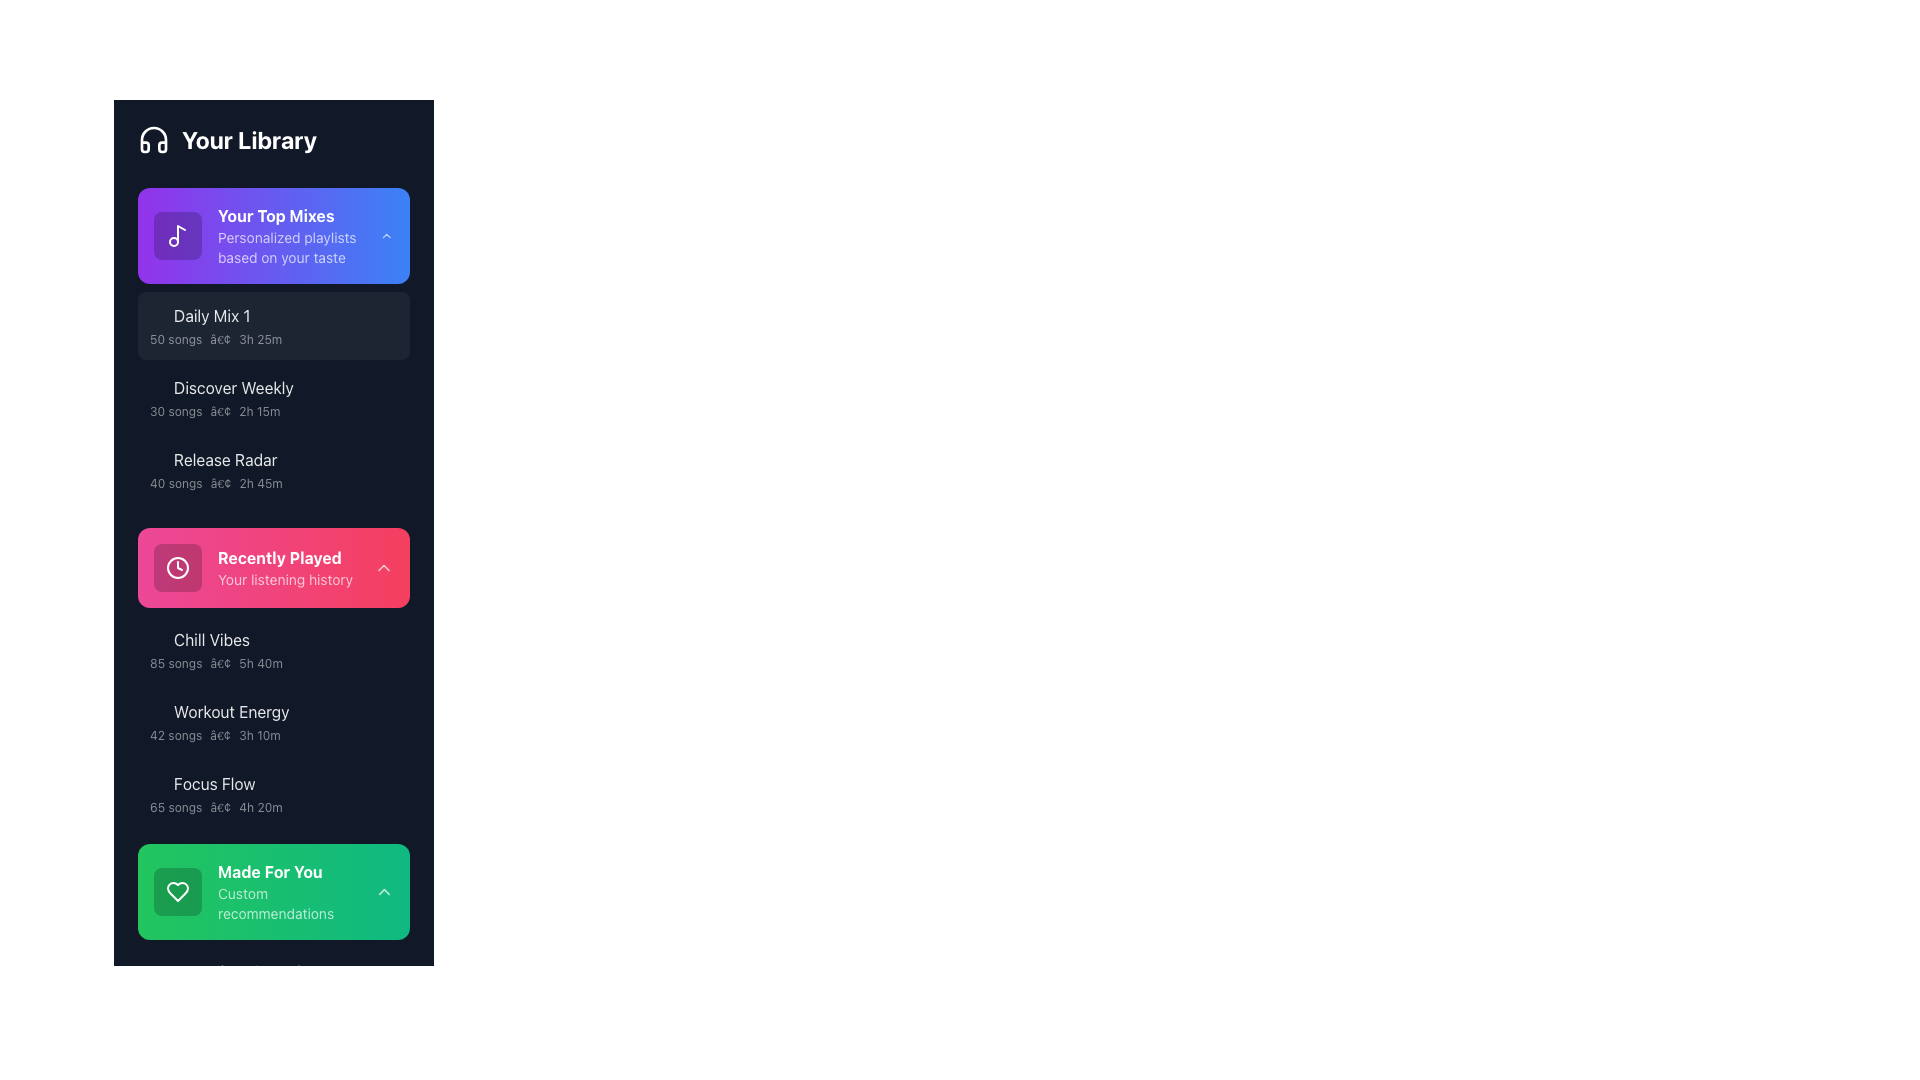  What do you see at coordinates (272, 567) in the screenshot?
I see `the fourth navigation button in the vertical list that directs to recently played audio or media` at bounding box center [272, 567].